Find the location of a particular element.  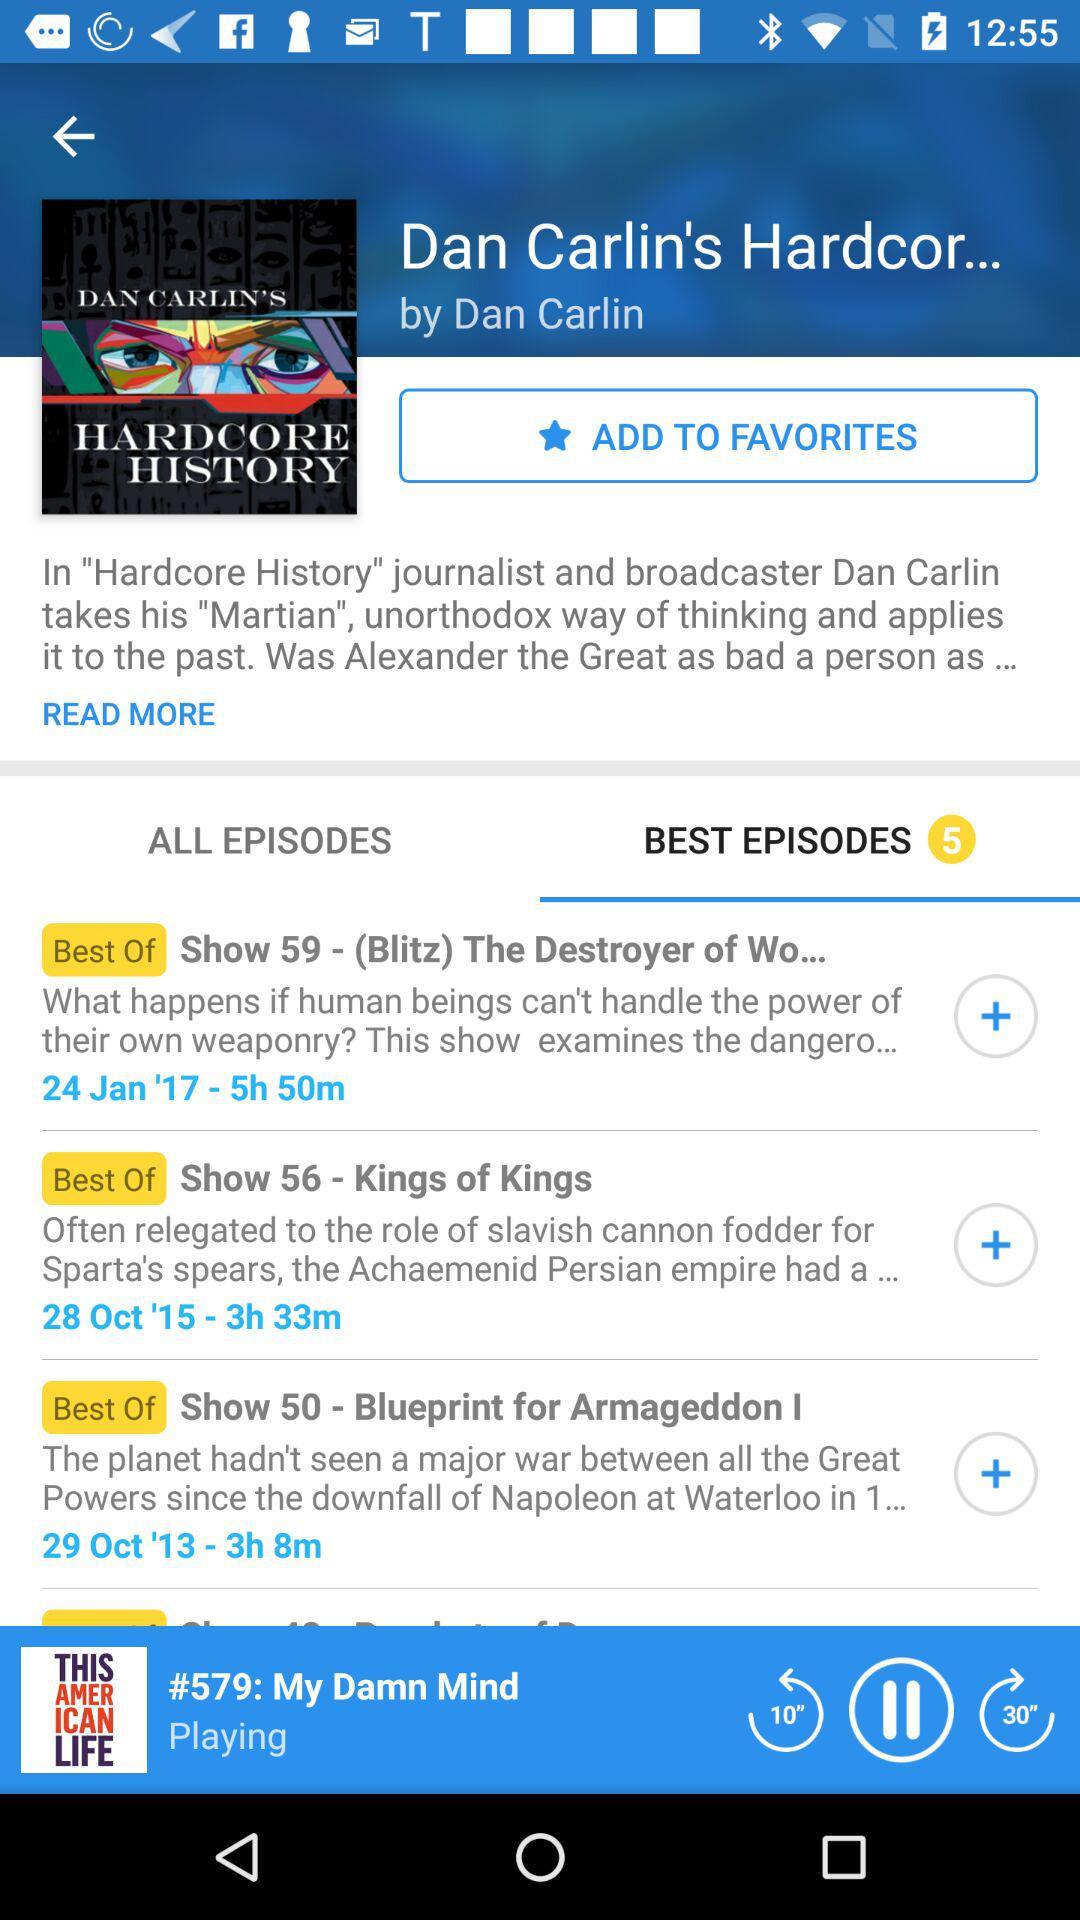

the av_forward icon is located at coordinates (1017, 1708).